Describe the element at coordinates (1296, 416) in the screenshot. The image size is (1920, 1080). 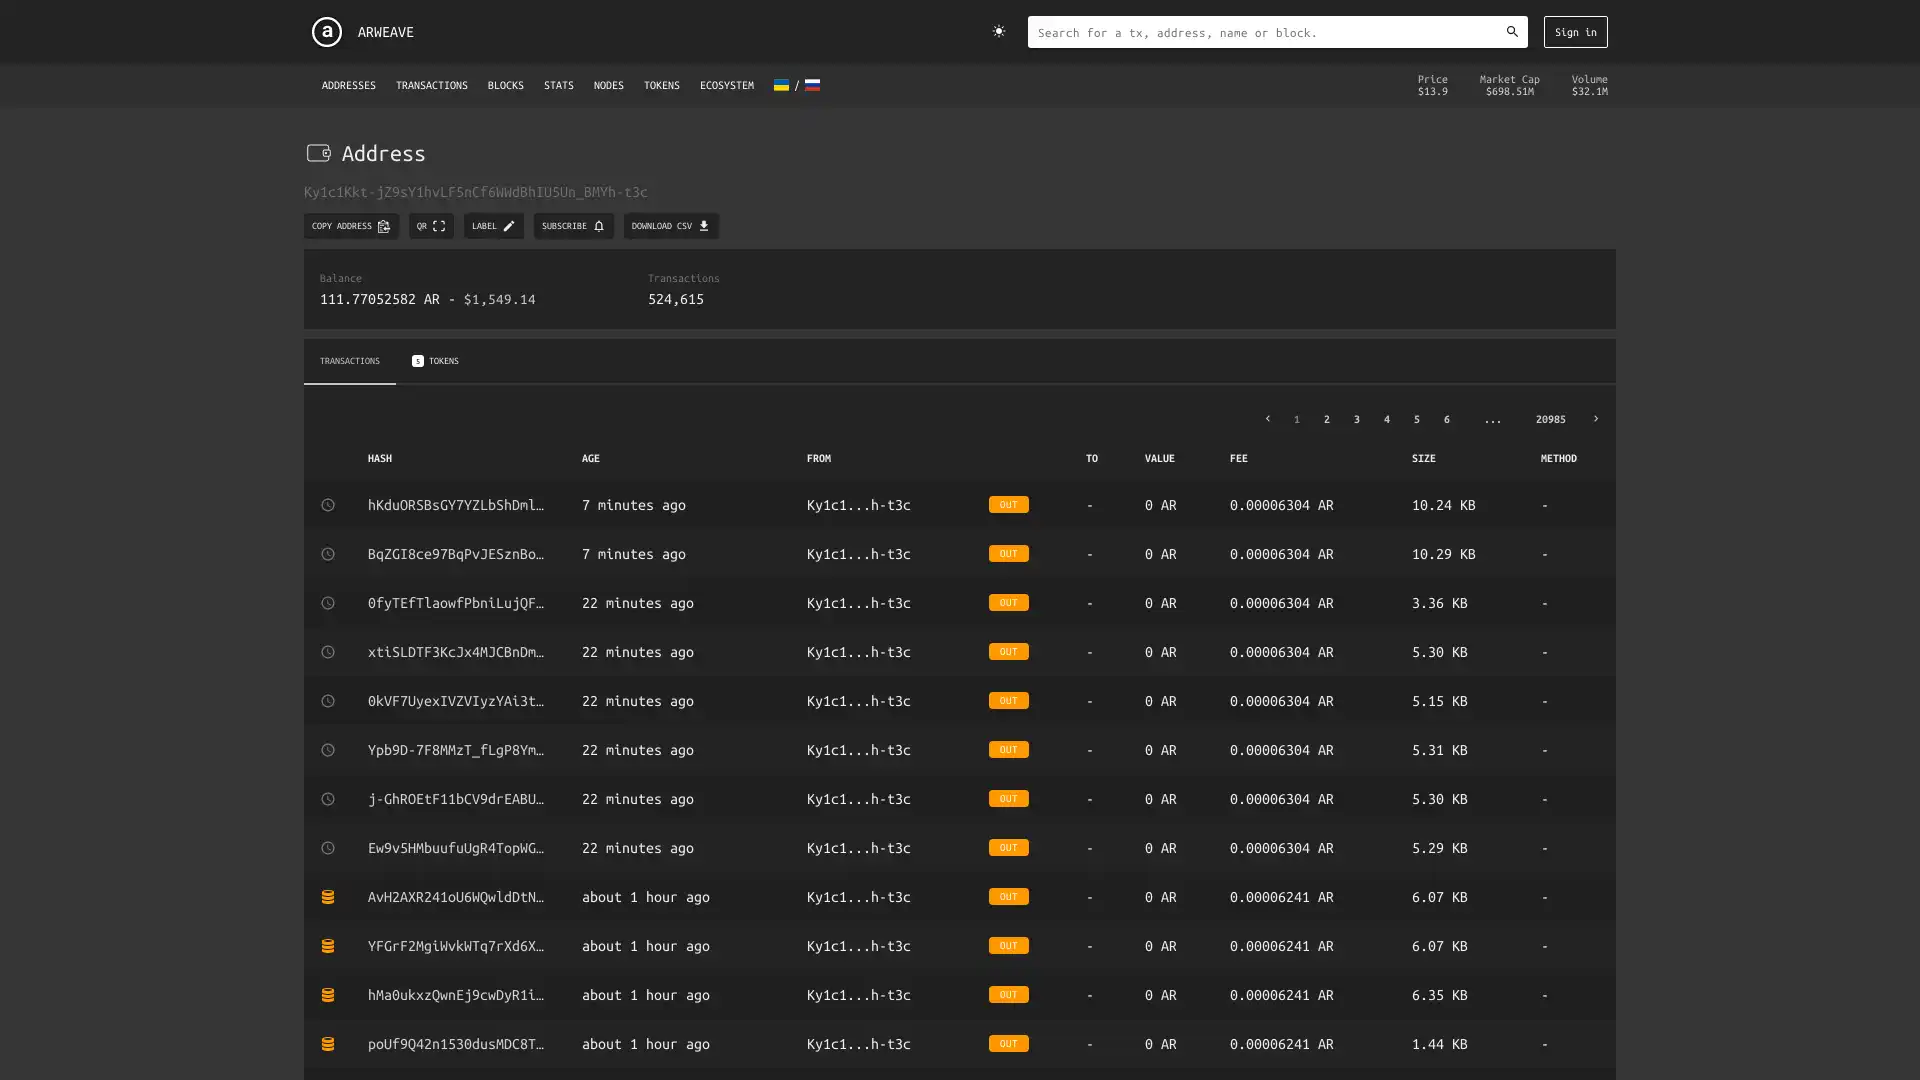
I see `Page 1 is your current page` at that location.